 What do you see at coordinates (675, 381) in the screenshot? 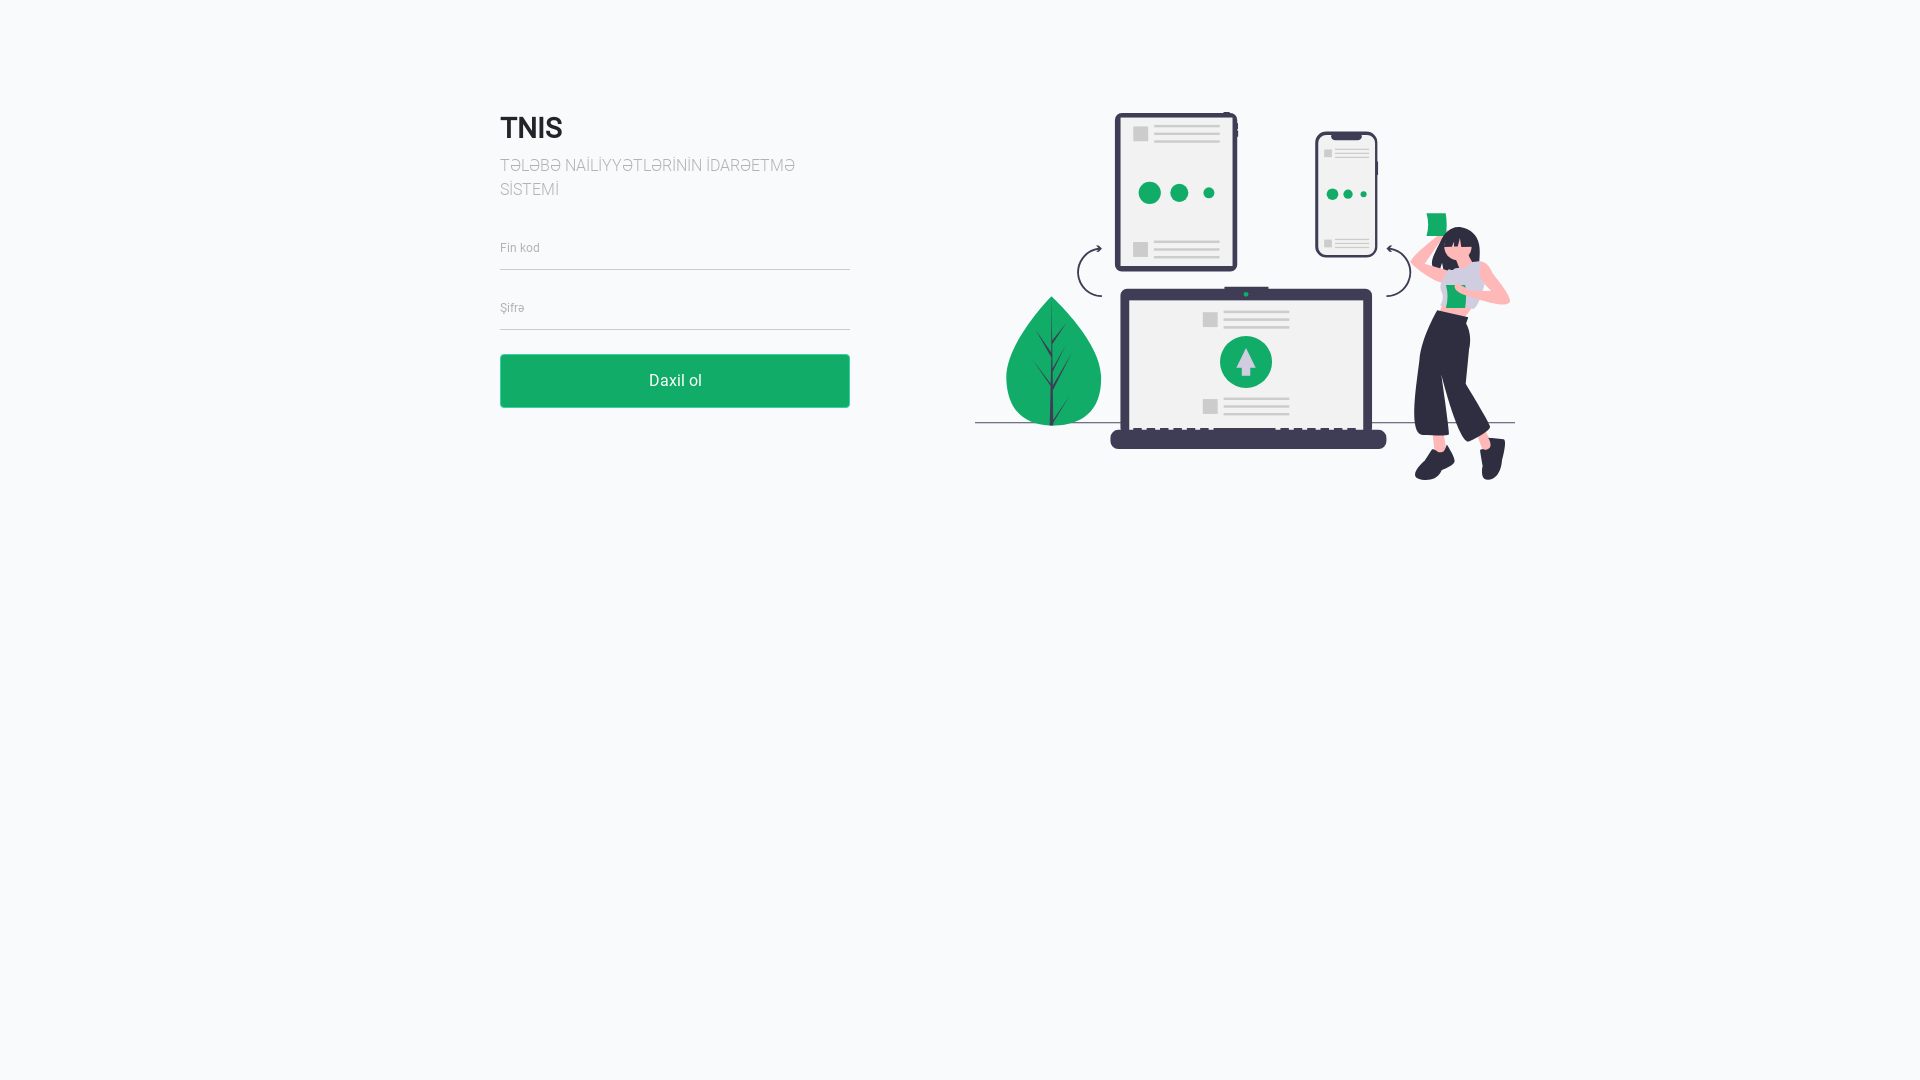
I see `'Daxil ol'` at bounding box center [675, 381].